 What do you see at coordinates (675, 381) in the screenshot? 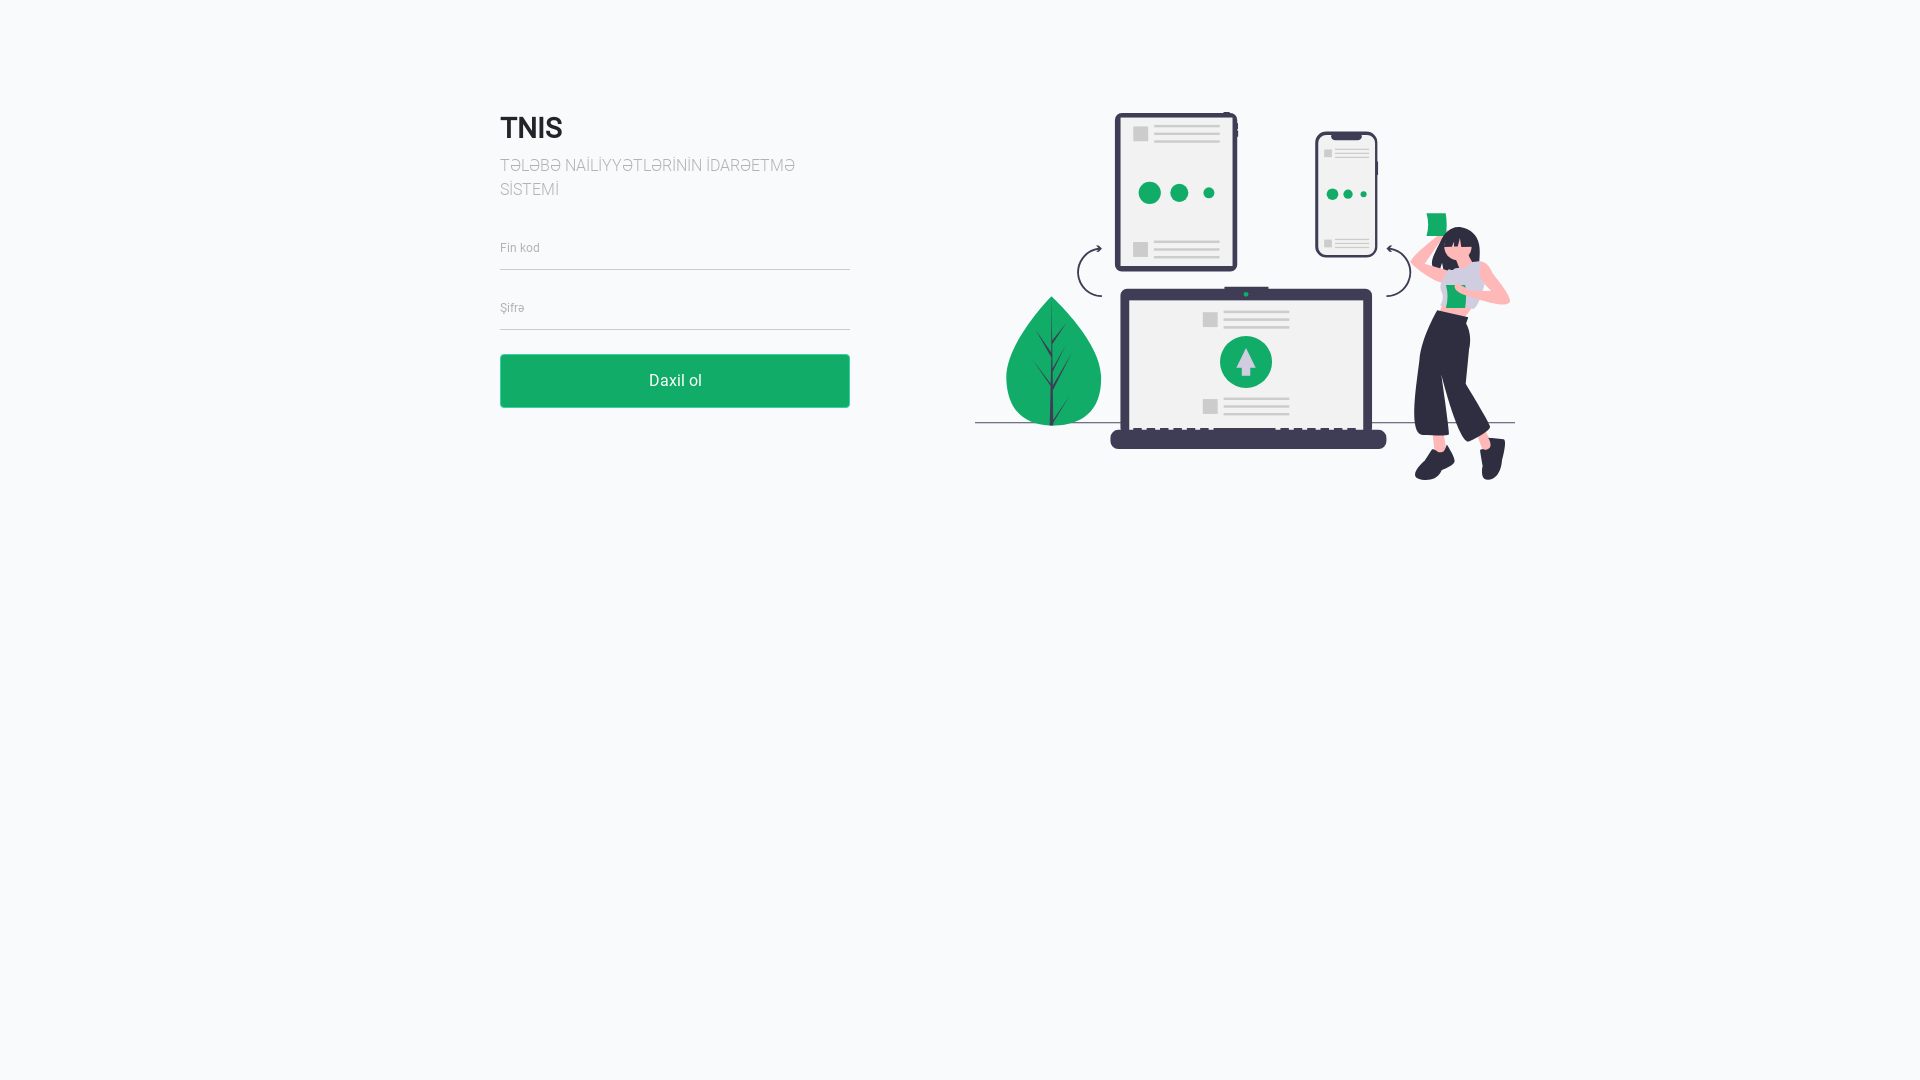
I see `'Daxil ol'` at bounding box center [675, 381].